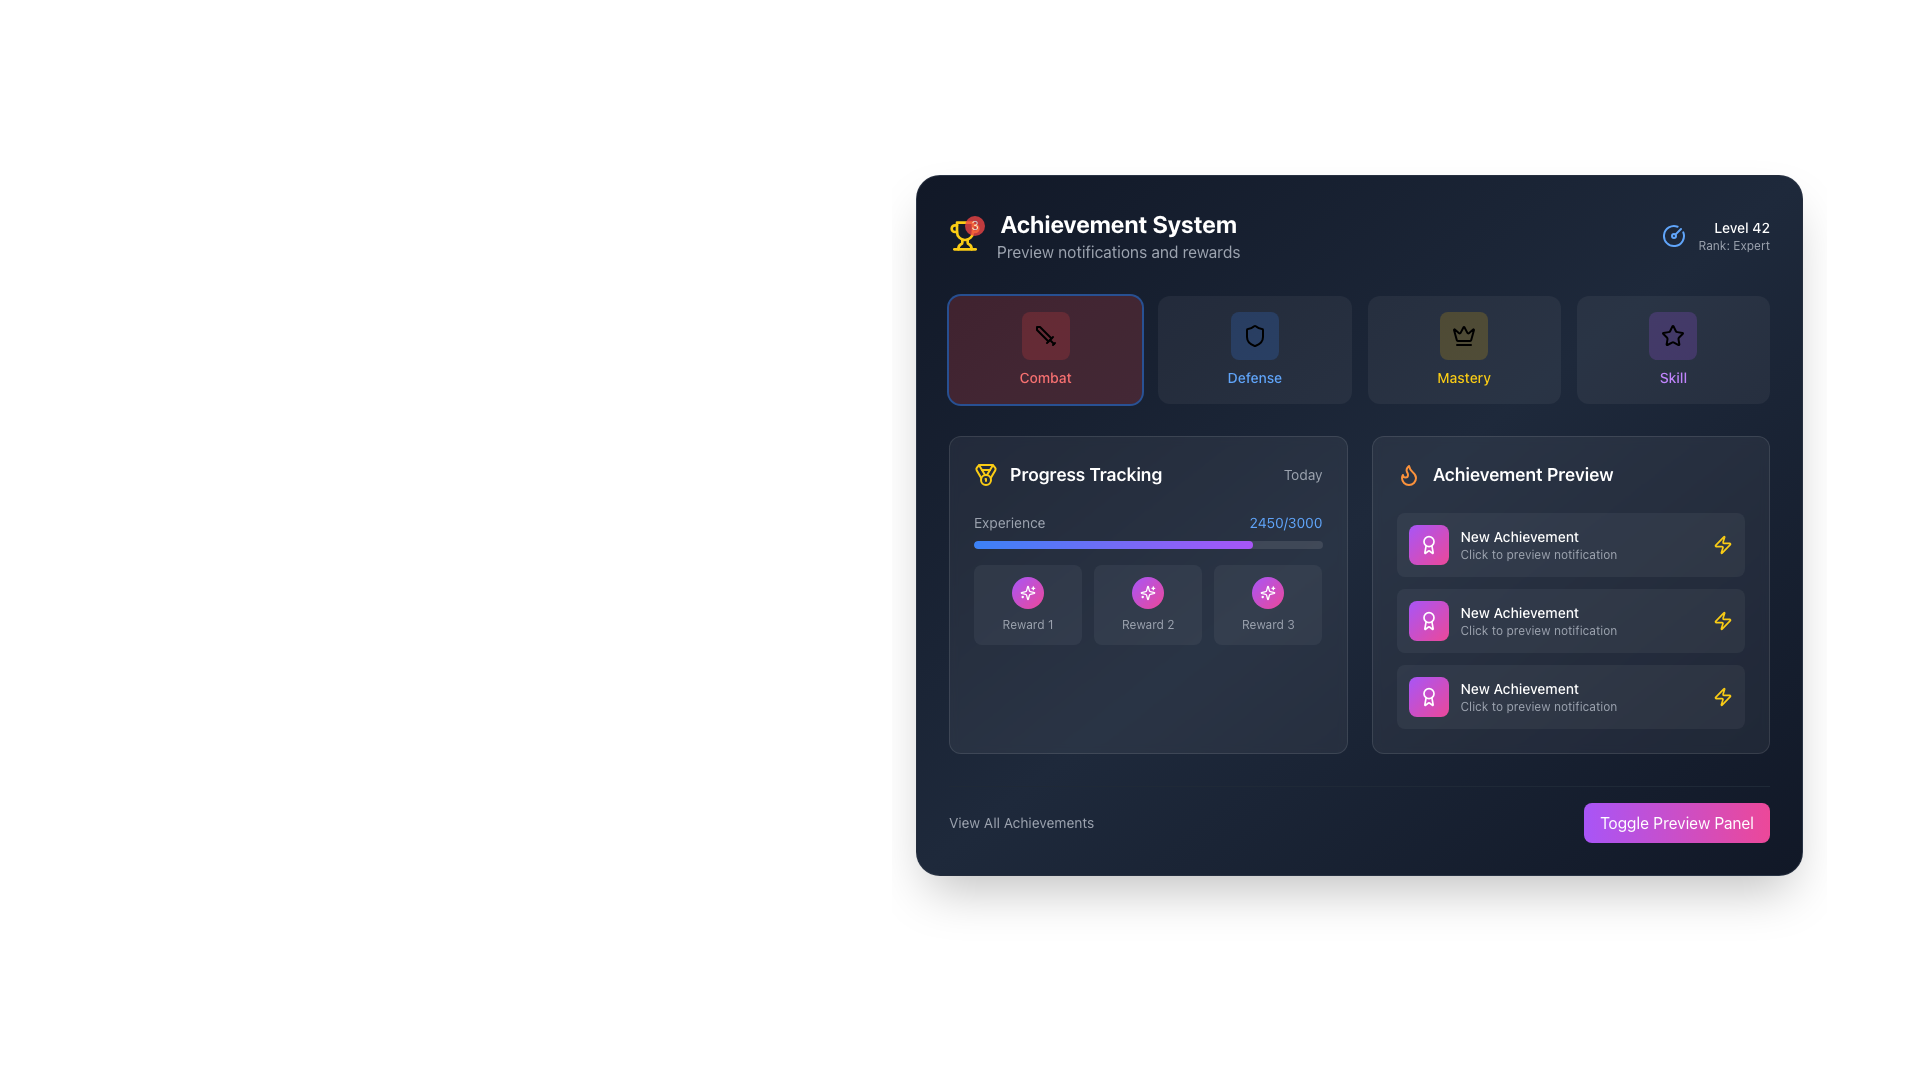 This screenshot has height=1080, width=1920. What do you see at coordinates (1521, 474) in the screenshot?
I see `the text label element that serves as a title for the achievements section, located on the right-hand side of the interface, preceded by a flame icon` at bounding box center [1521, 474].